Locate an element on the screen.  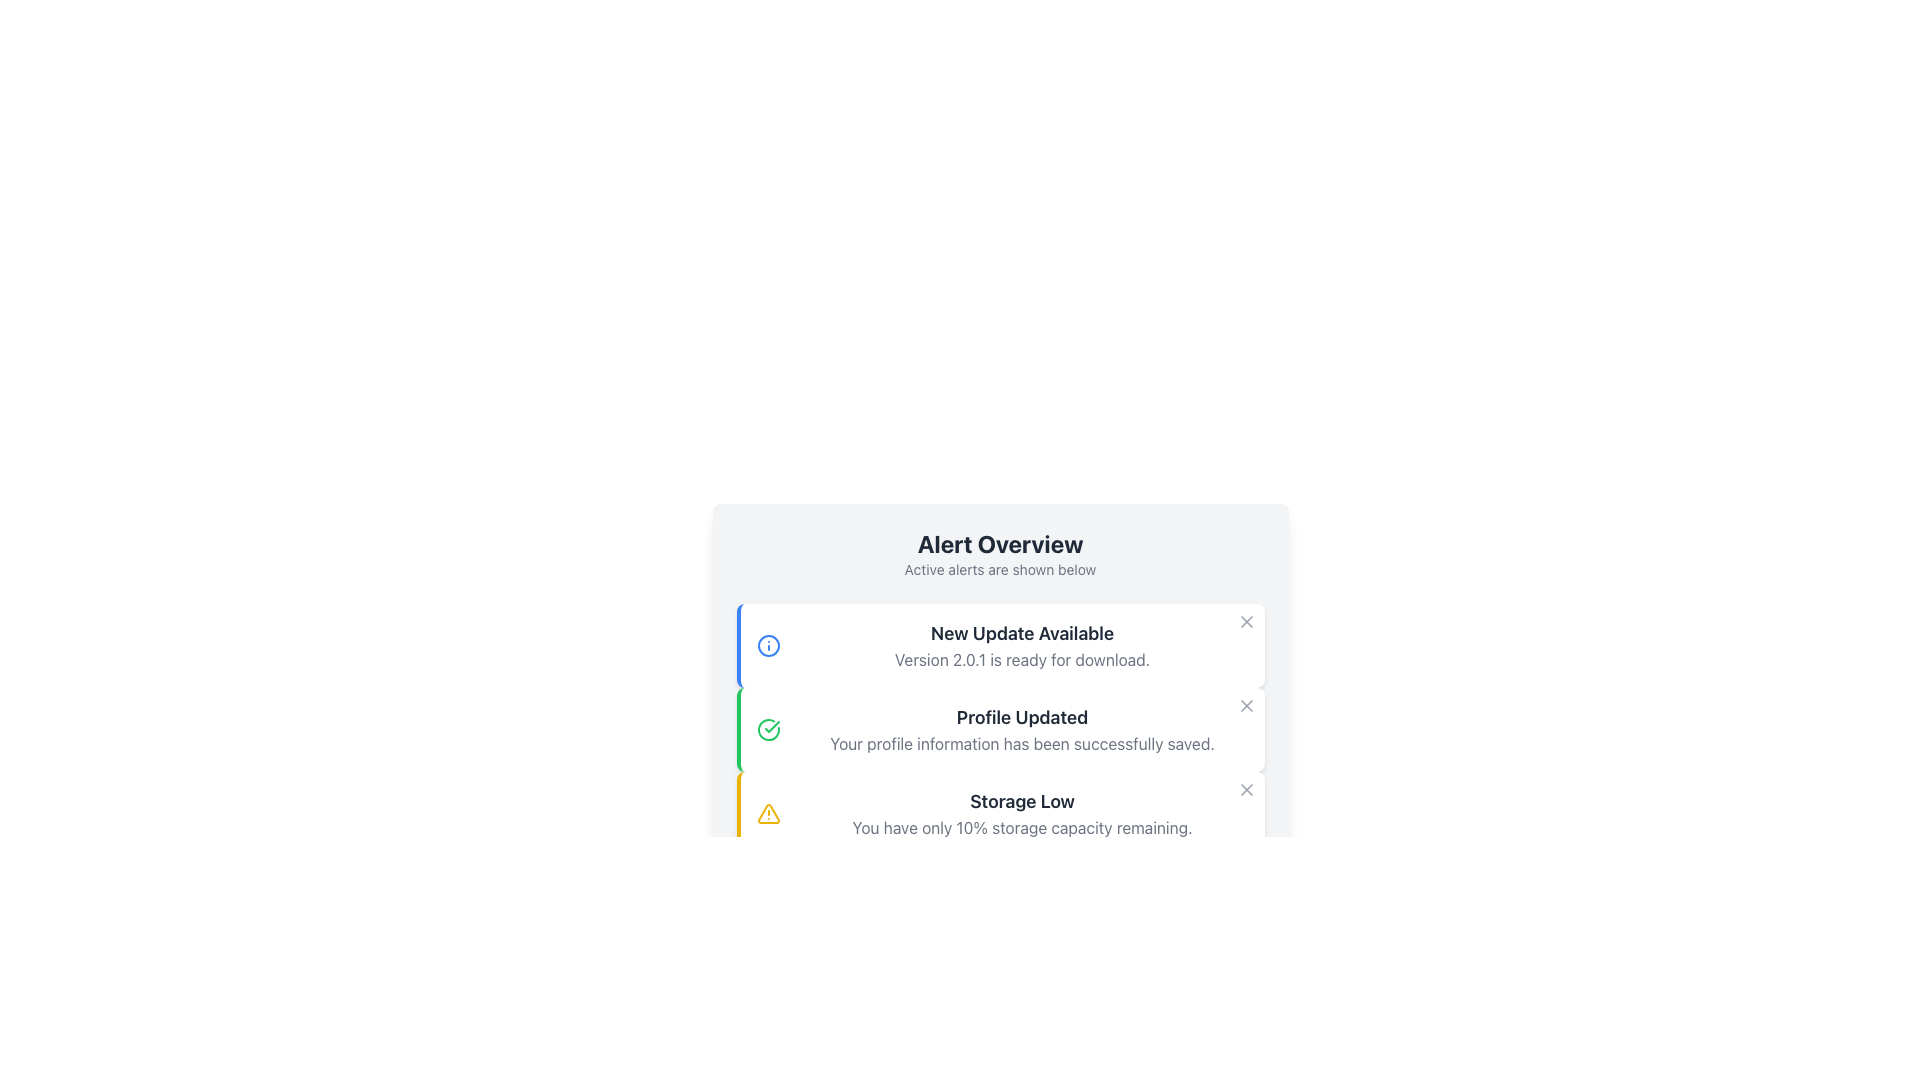
the static text block that announces the availability of a new update (version 2.0.1) located under the heading 'Alert Overview' is located at coordinates (1022, 645).